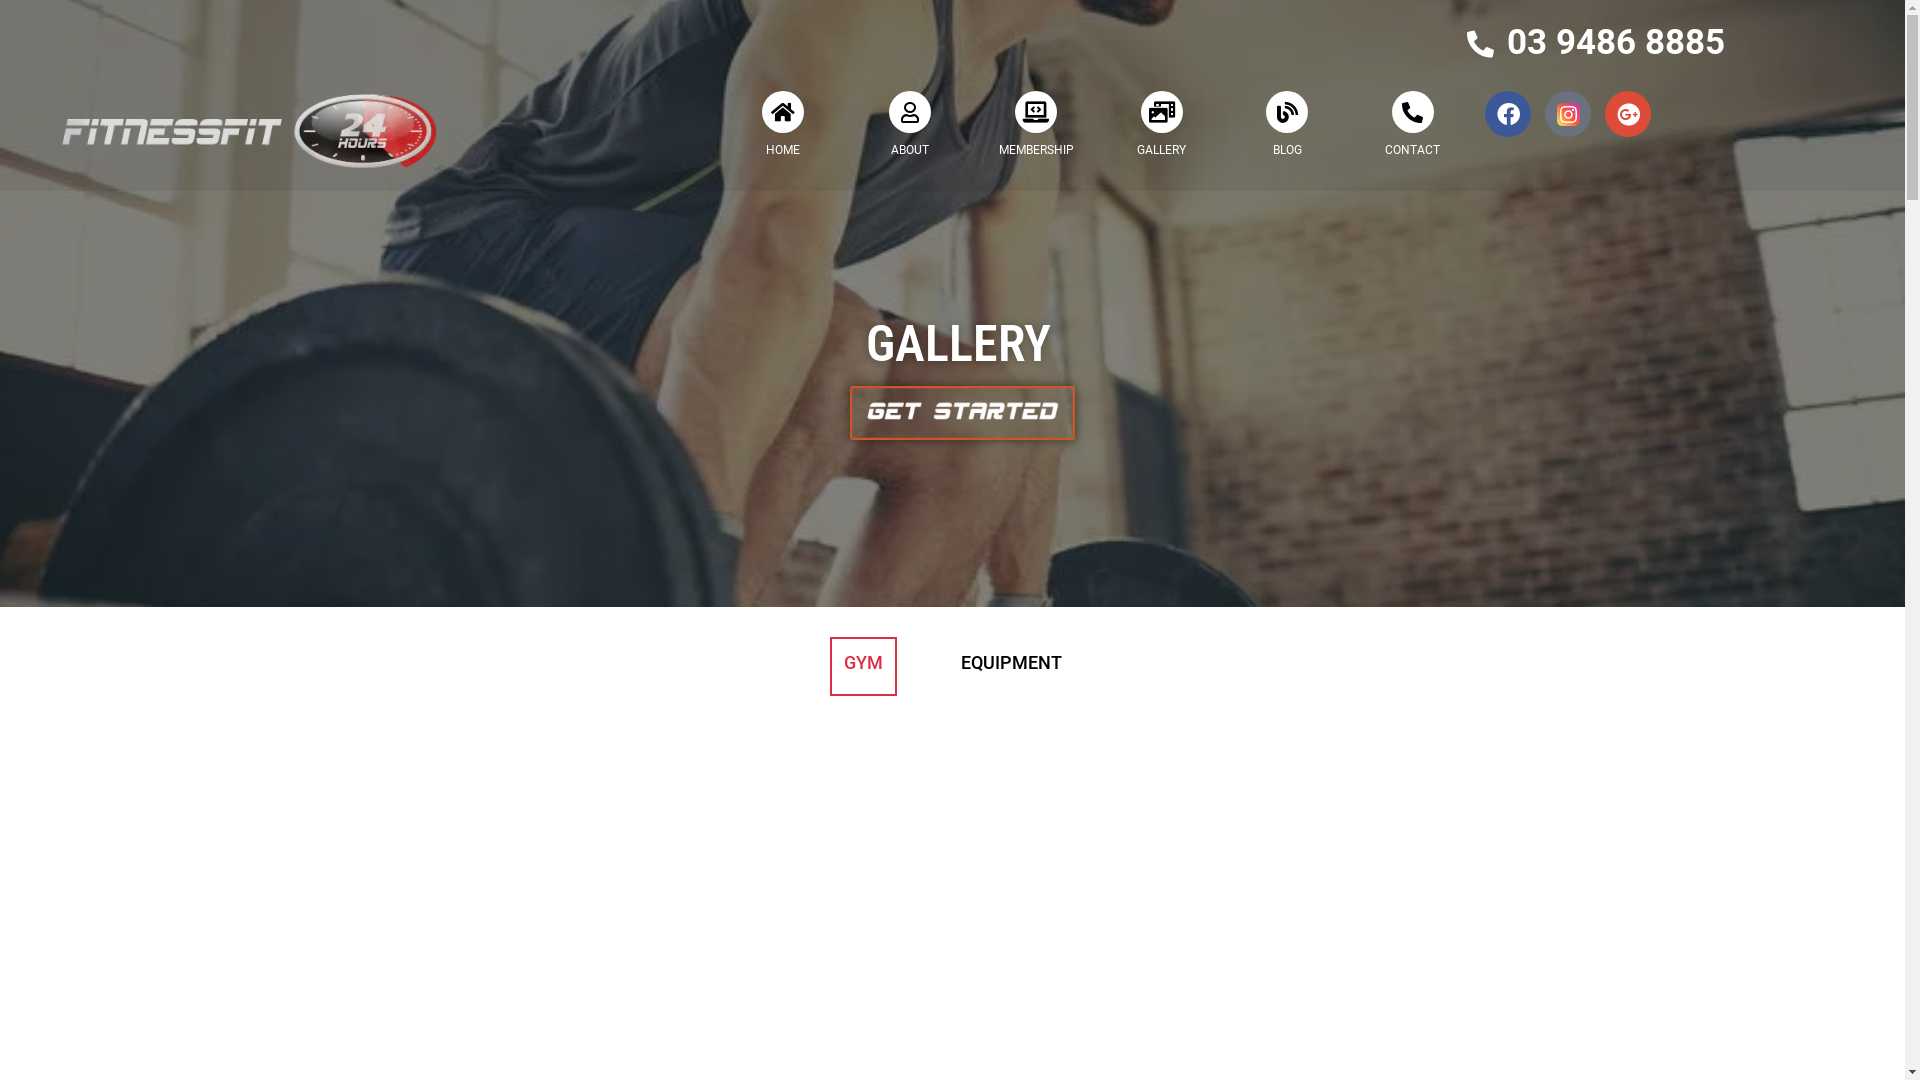 The width and height of the screenshot is (1920, 1080). I want to click on 'MEMBERSHIP', so click(1036, 149).